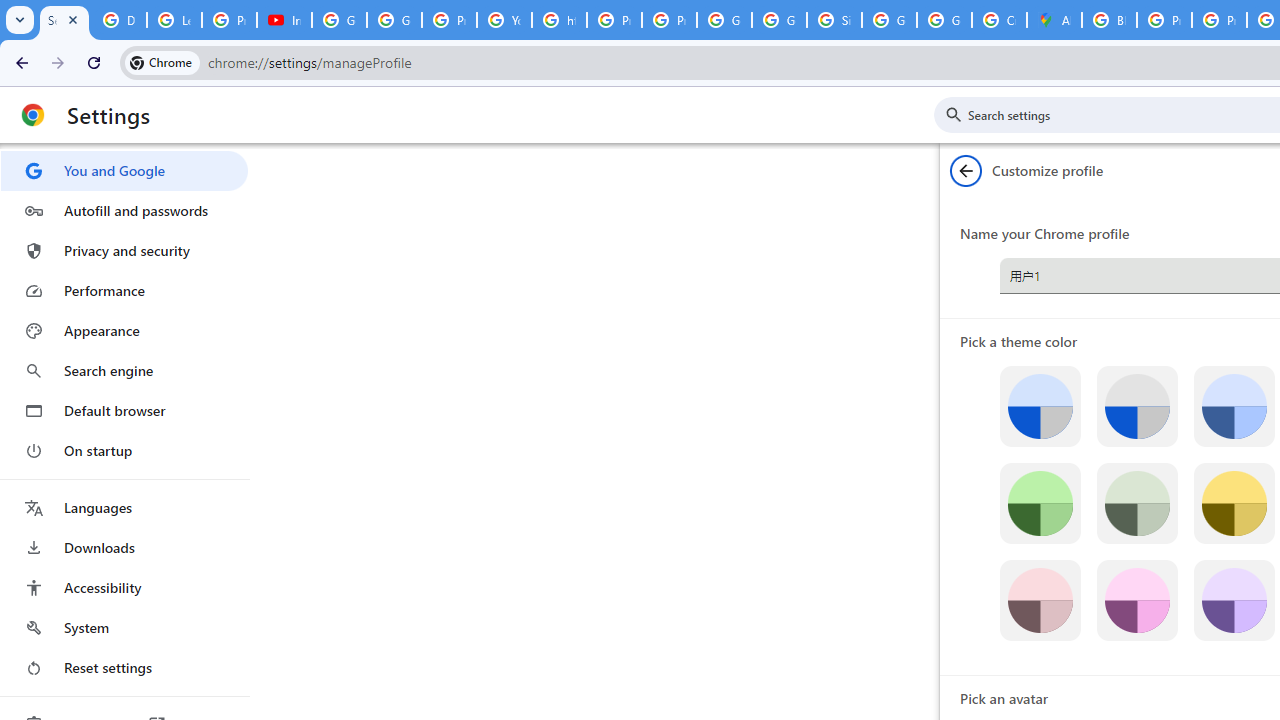  Describe the element at coordinates (999, 20) in the screenshot. I see `'Create your Google Account'` at that location.